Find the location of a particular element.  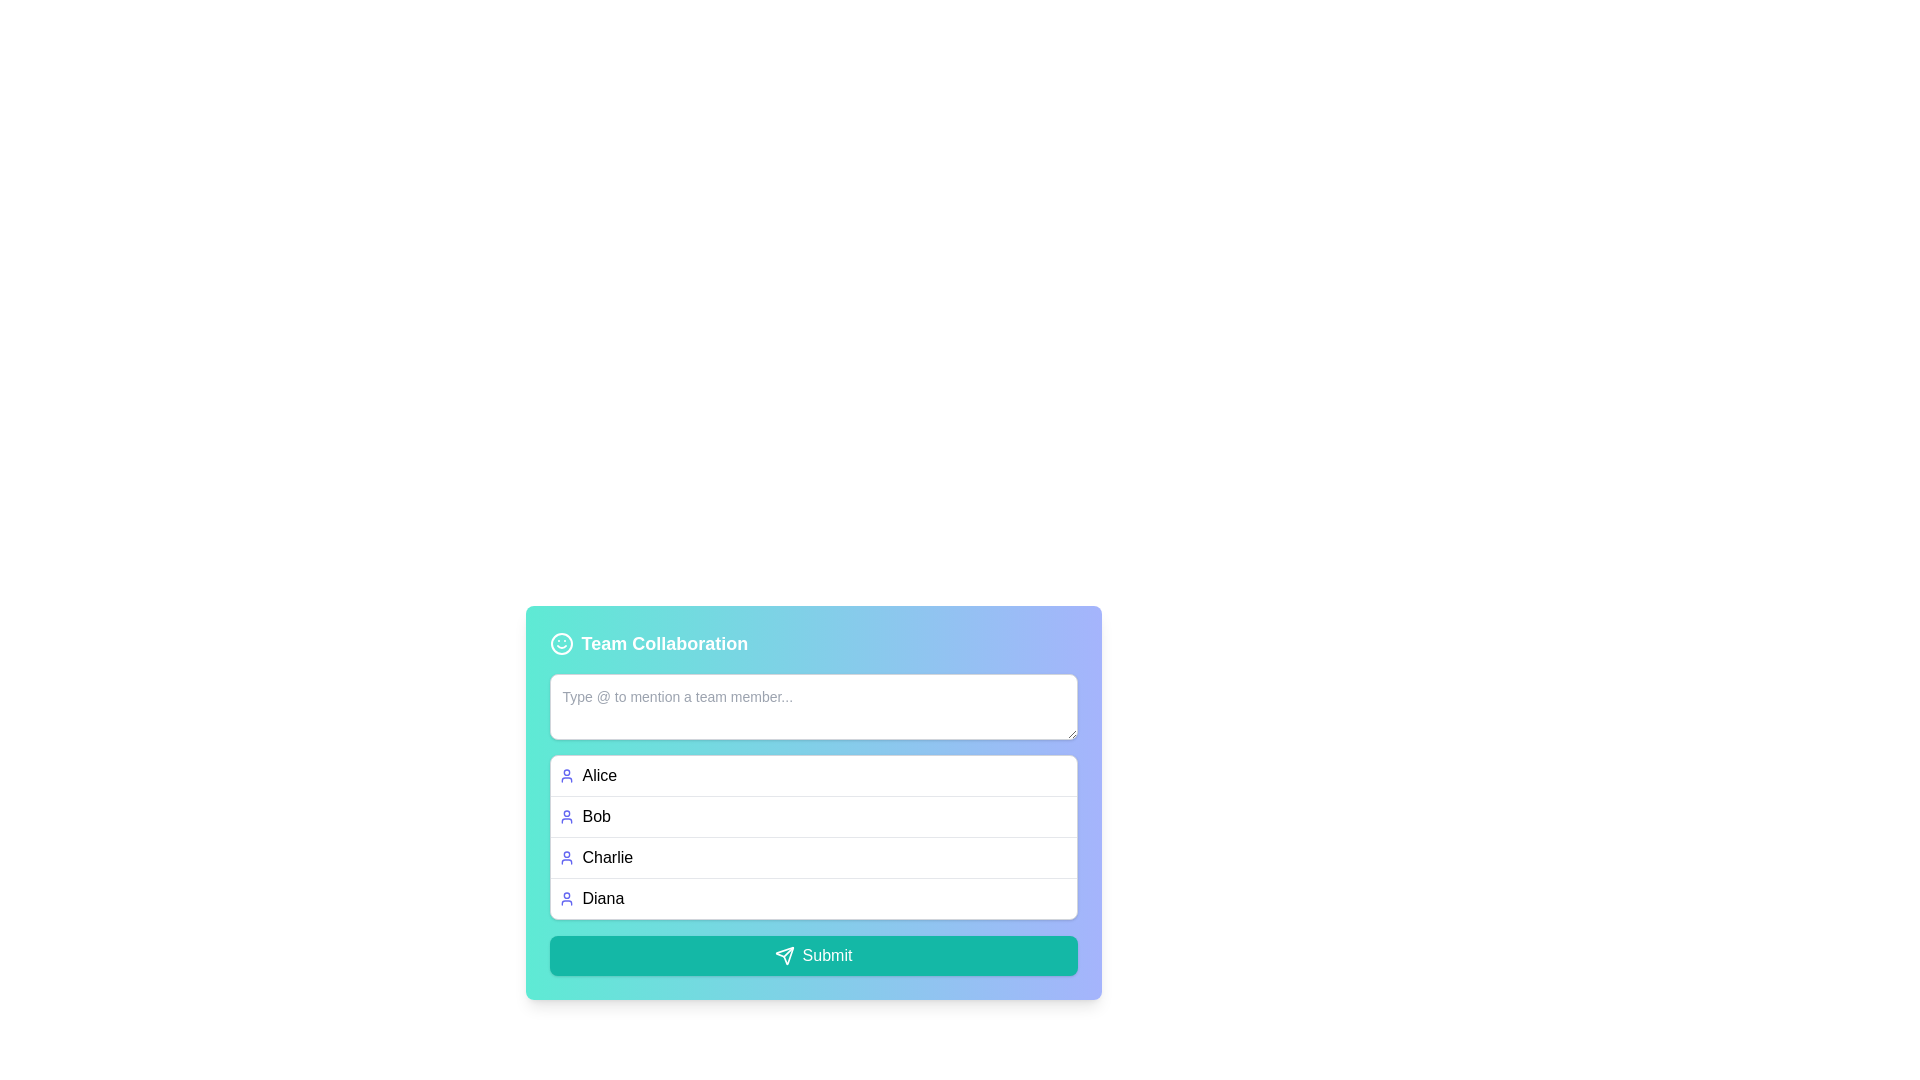

the list item representing the user named 'Bob', which is the second item in a four-item list is located at coordinates (813, 816).